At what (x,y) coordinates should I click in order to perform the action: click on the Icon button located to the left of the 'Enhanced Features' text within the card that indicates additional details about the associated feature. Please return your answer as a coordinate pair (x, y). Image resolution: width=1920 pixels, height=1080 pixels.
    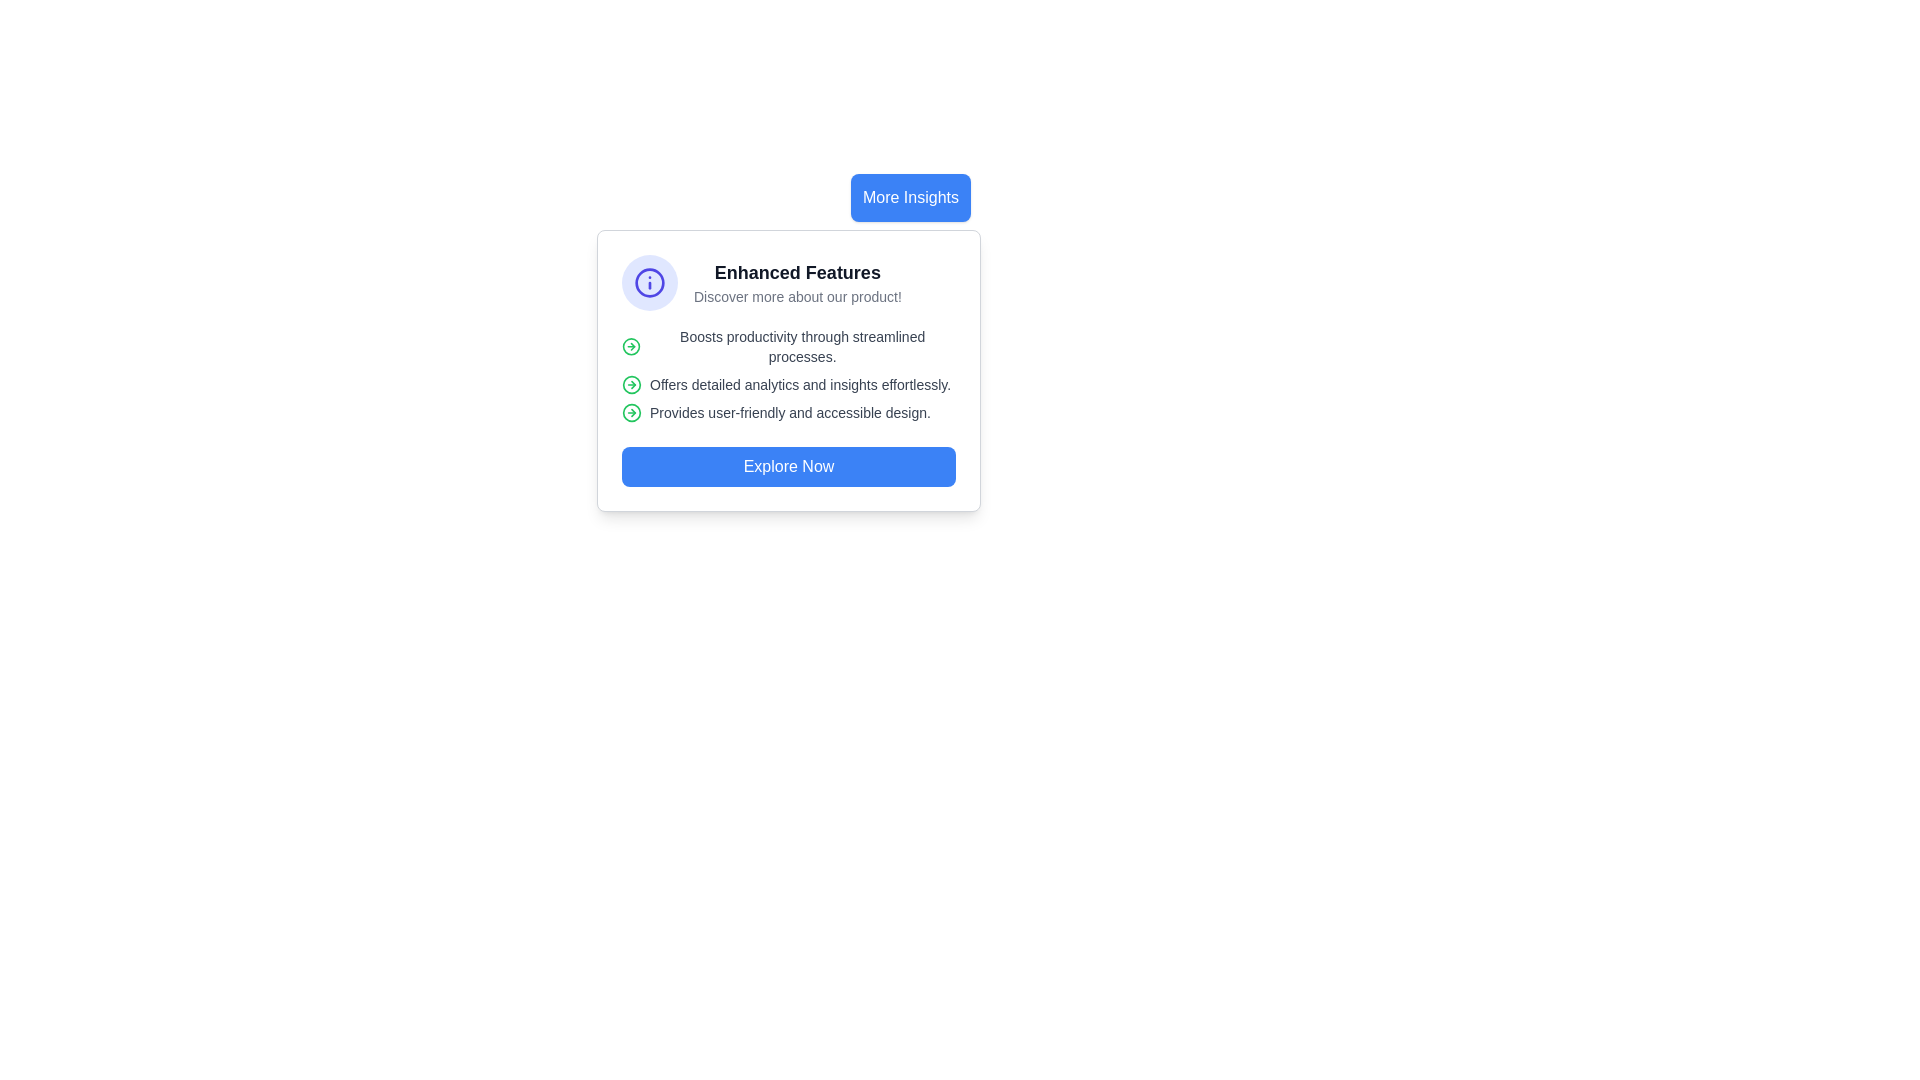
    Looking at the image, I should click on (649, 282).